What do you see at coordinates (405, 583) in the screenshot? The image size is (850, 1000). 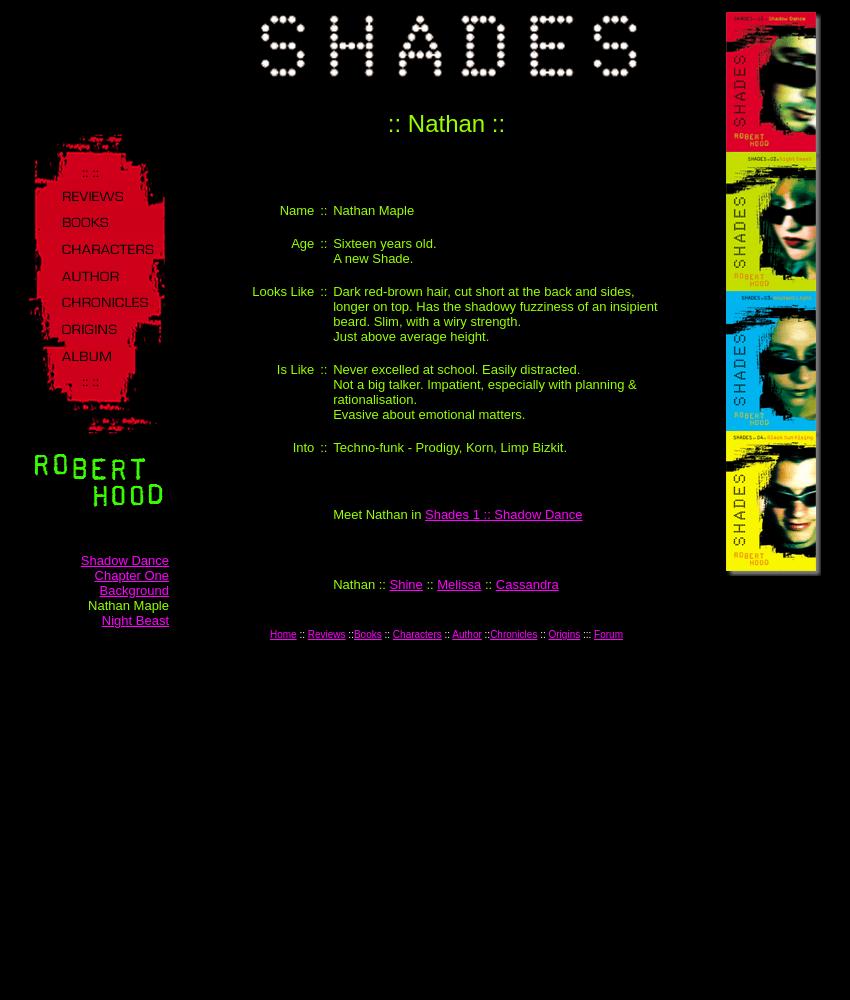 I see `'Shine'` at bounding box center [405, 583].